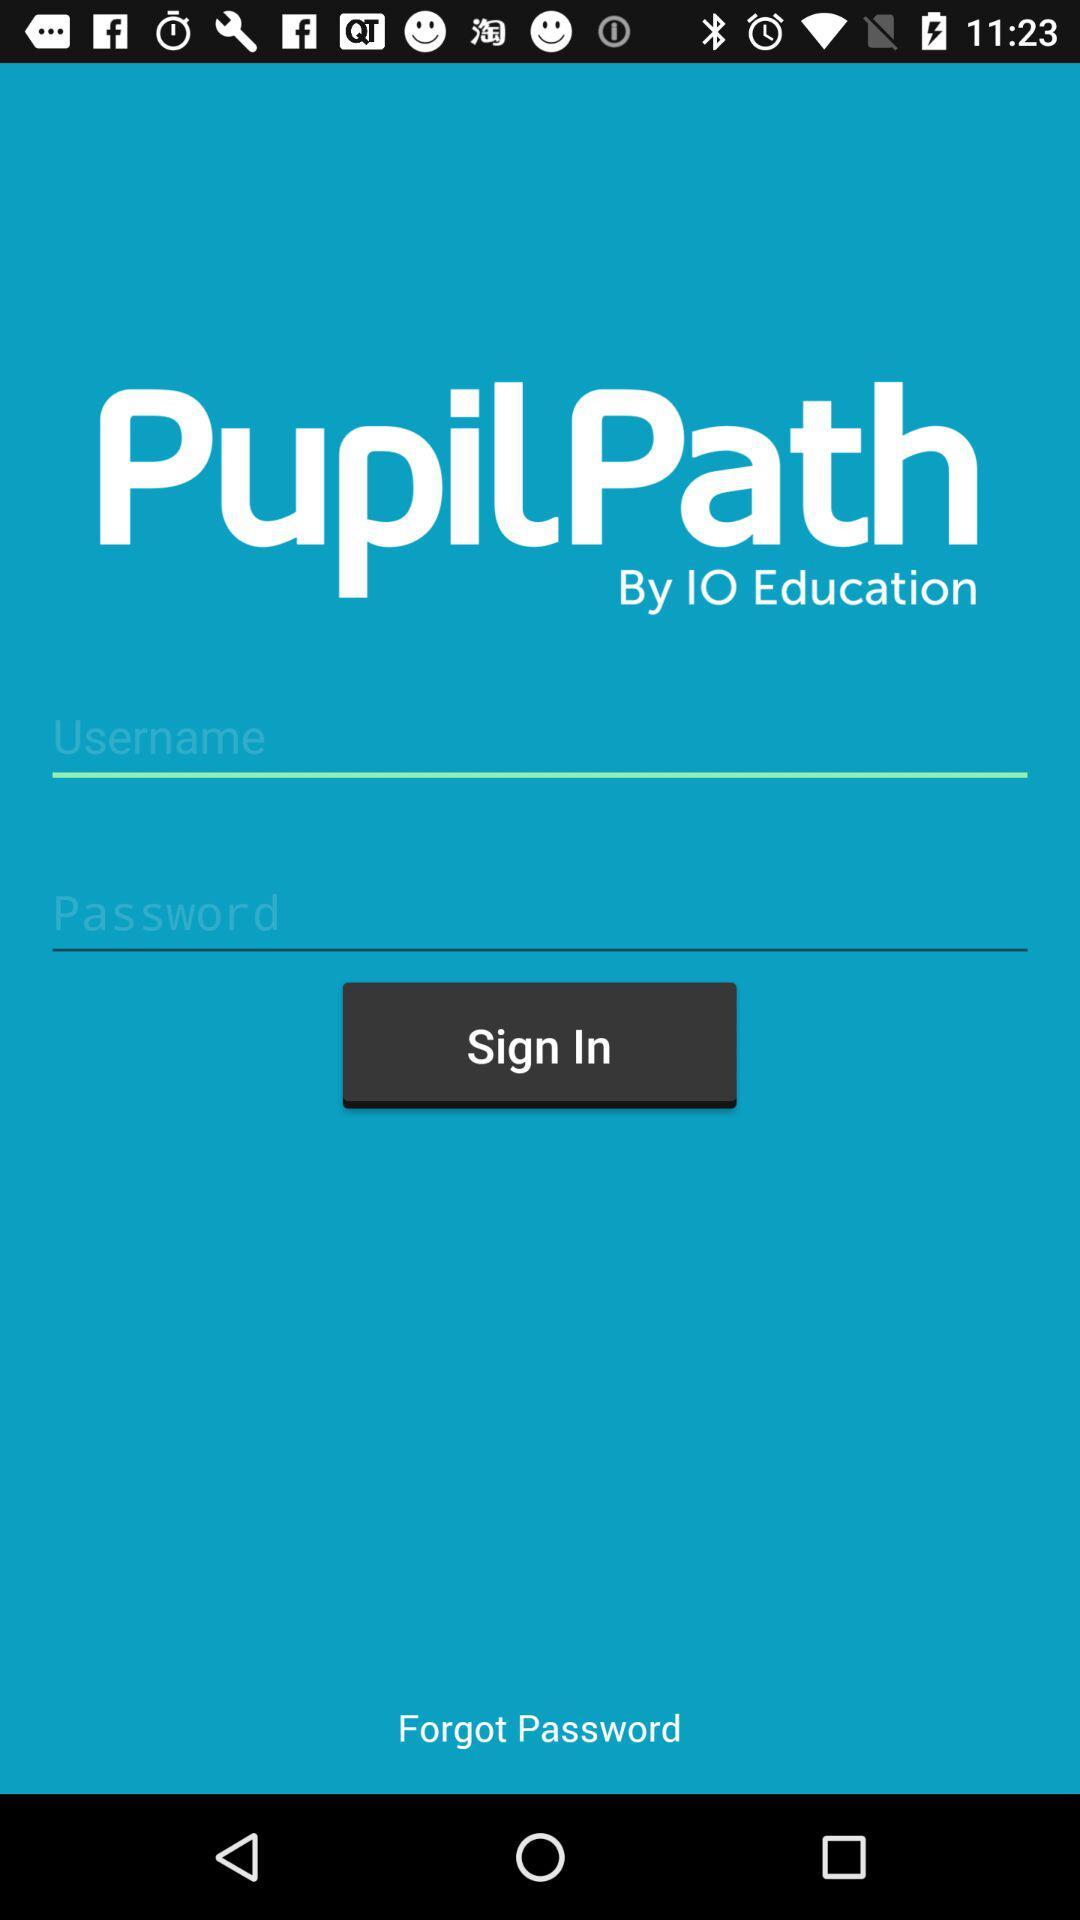 The height and width of the screenshot is (1920, 1080). I want to click on the item above forgot password icon, so click(538, 1044).